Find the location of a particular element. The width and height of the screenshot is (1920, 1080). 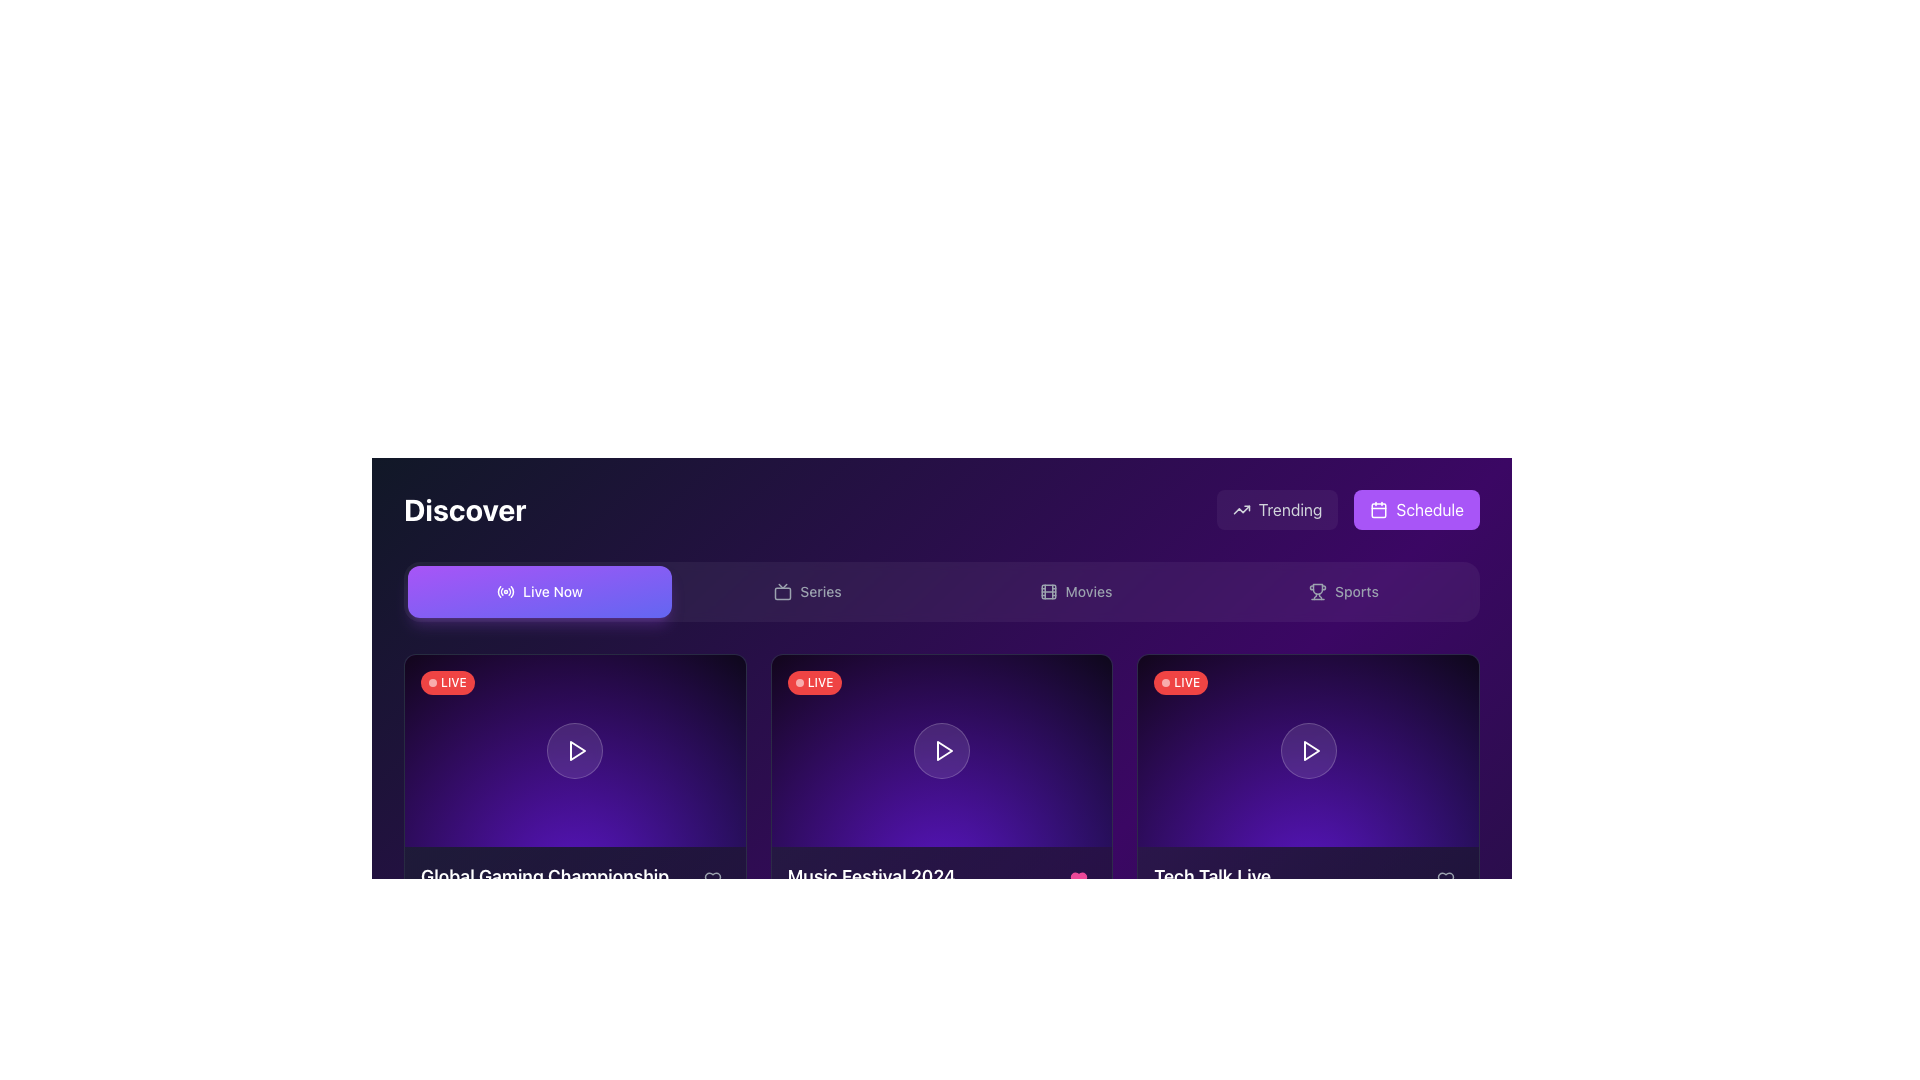

the centrally placed 'play' button icon located in the lower half of the second content card to receive additional UI feedback is located at coordinates (944, 750).